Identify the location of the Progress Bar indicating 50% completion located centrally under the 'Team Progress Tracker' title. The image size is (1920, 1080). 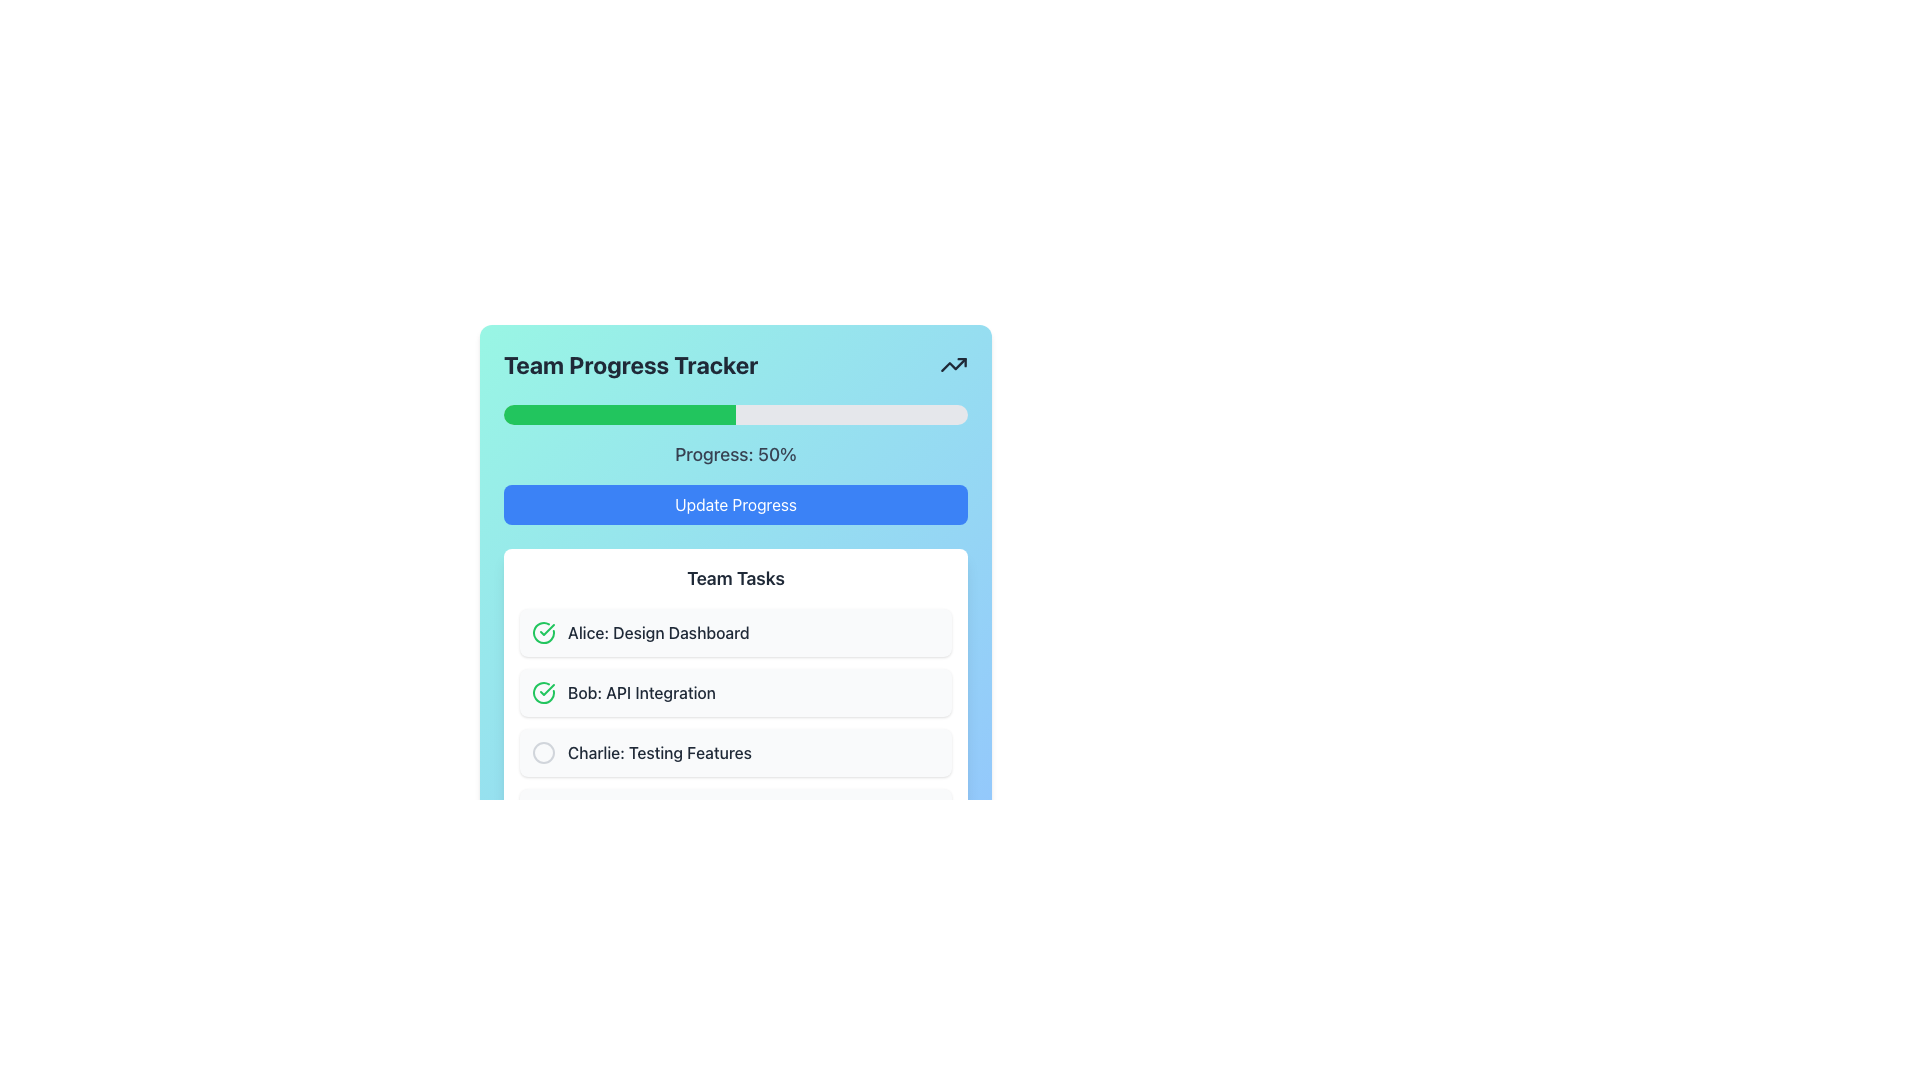
(734, 414).